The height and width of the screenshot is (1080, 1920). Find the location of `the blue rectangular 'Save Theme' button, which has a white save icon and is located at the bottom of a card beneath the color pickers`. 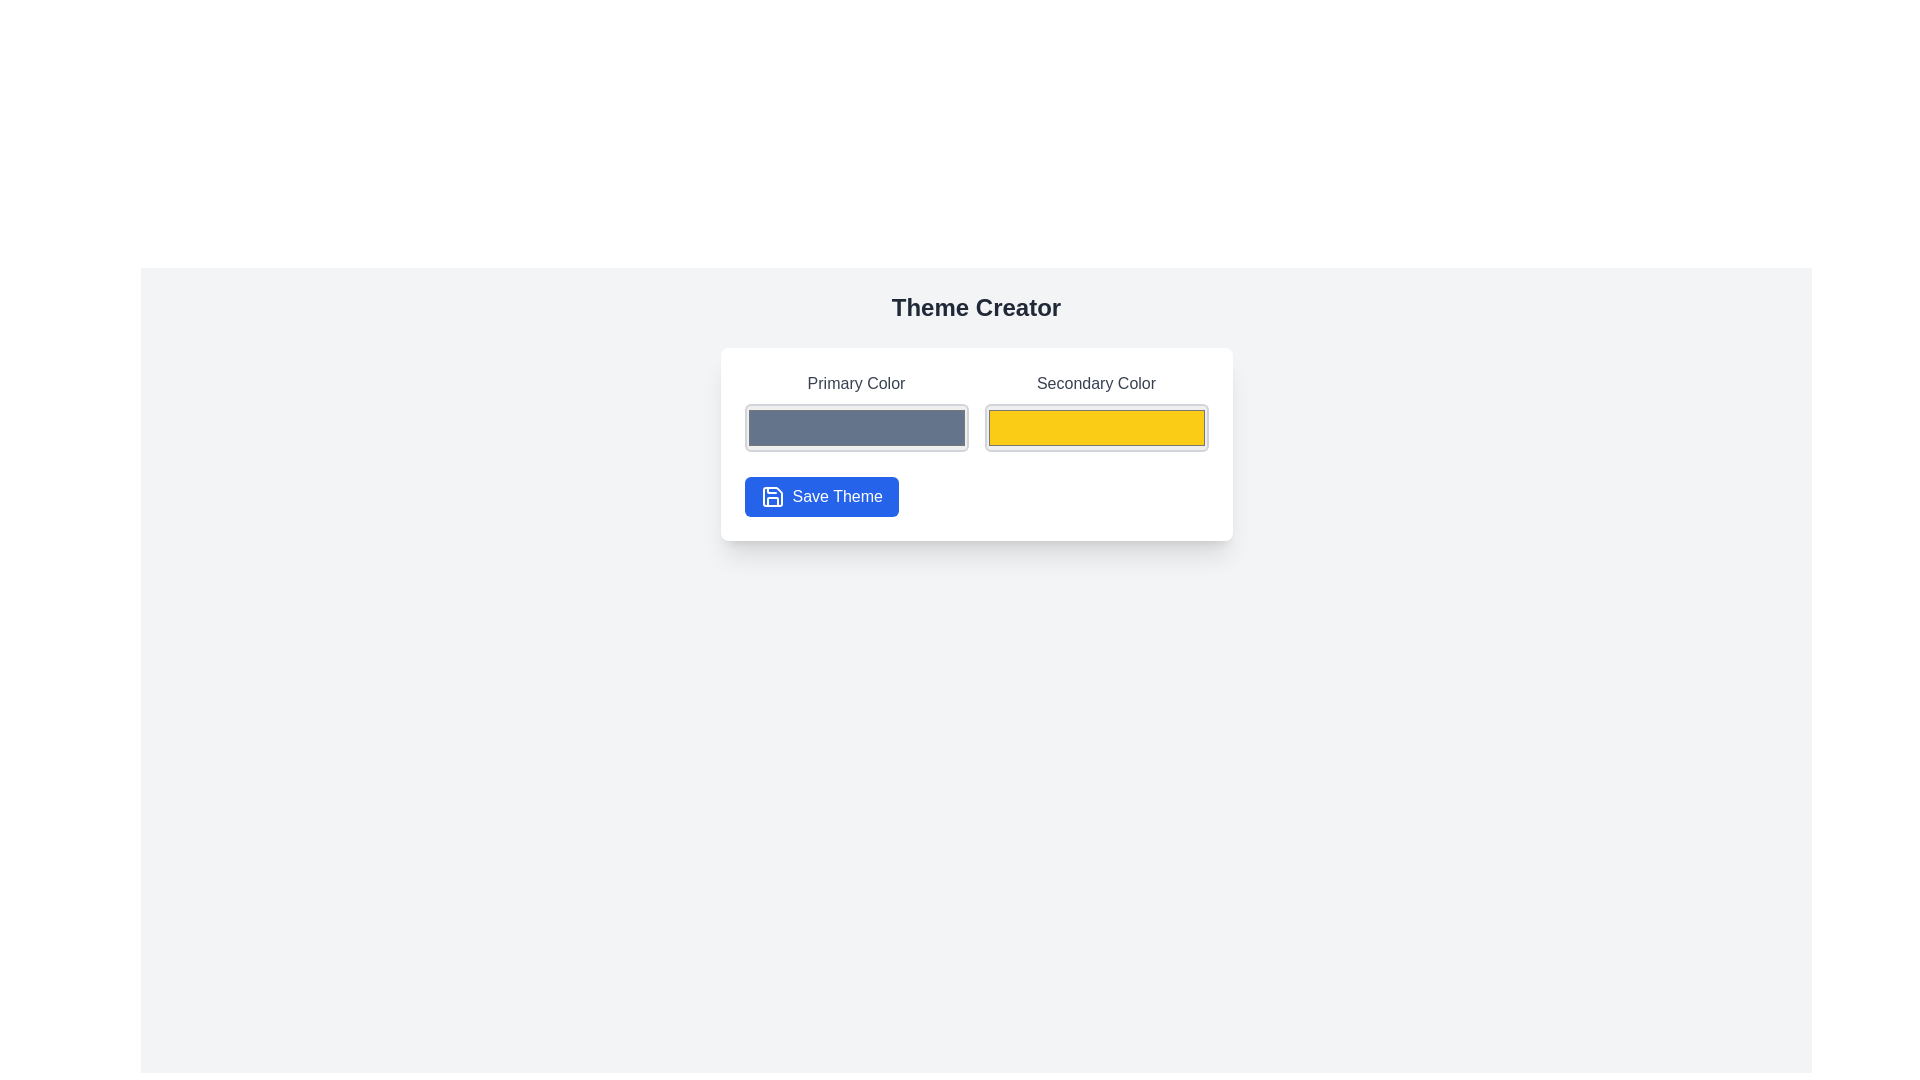

the blue rectangular 'Save Theme' button, which has a white save icon and is located at the bottom of a card beneath the color pickers is located at coordinates (821, 496).